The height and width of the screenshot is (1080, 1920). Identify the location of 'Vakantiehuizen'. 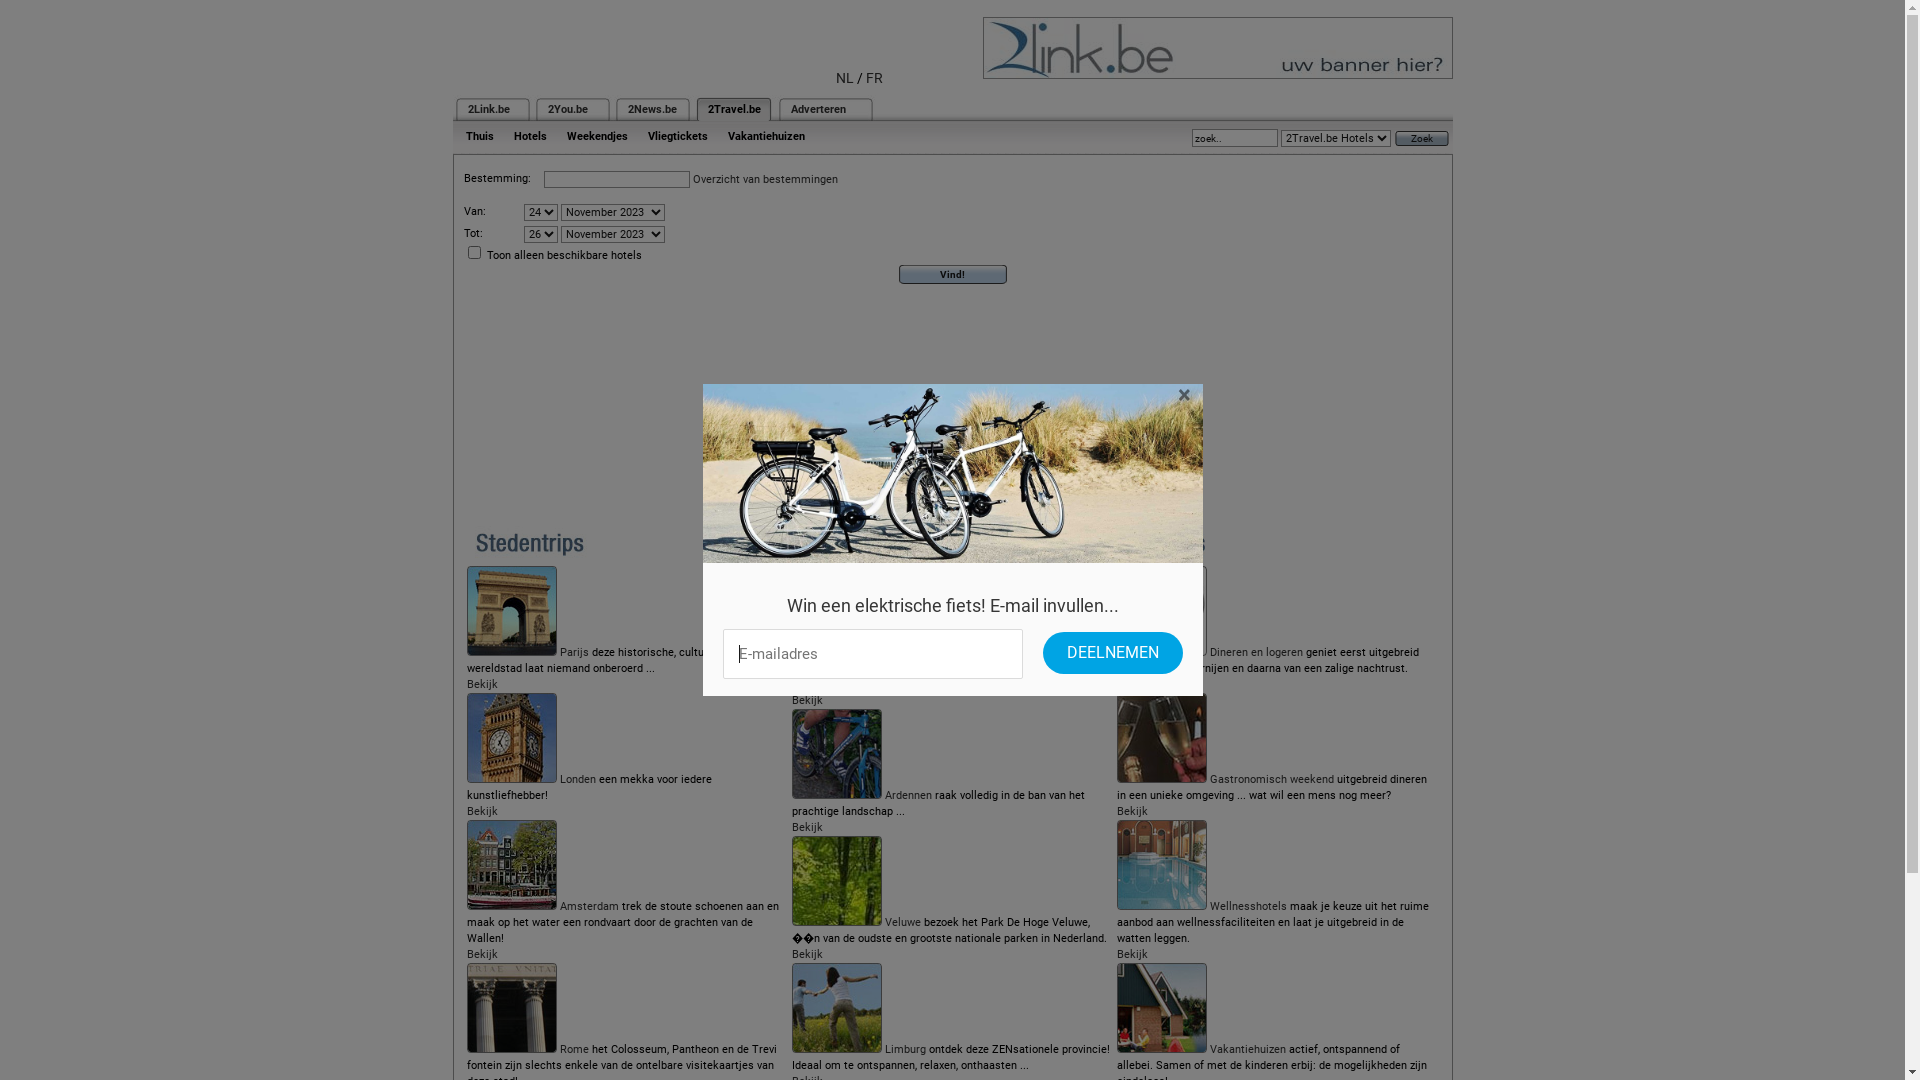
(718, 135).